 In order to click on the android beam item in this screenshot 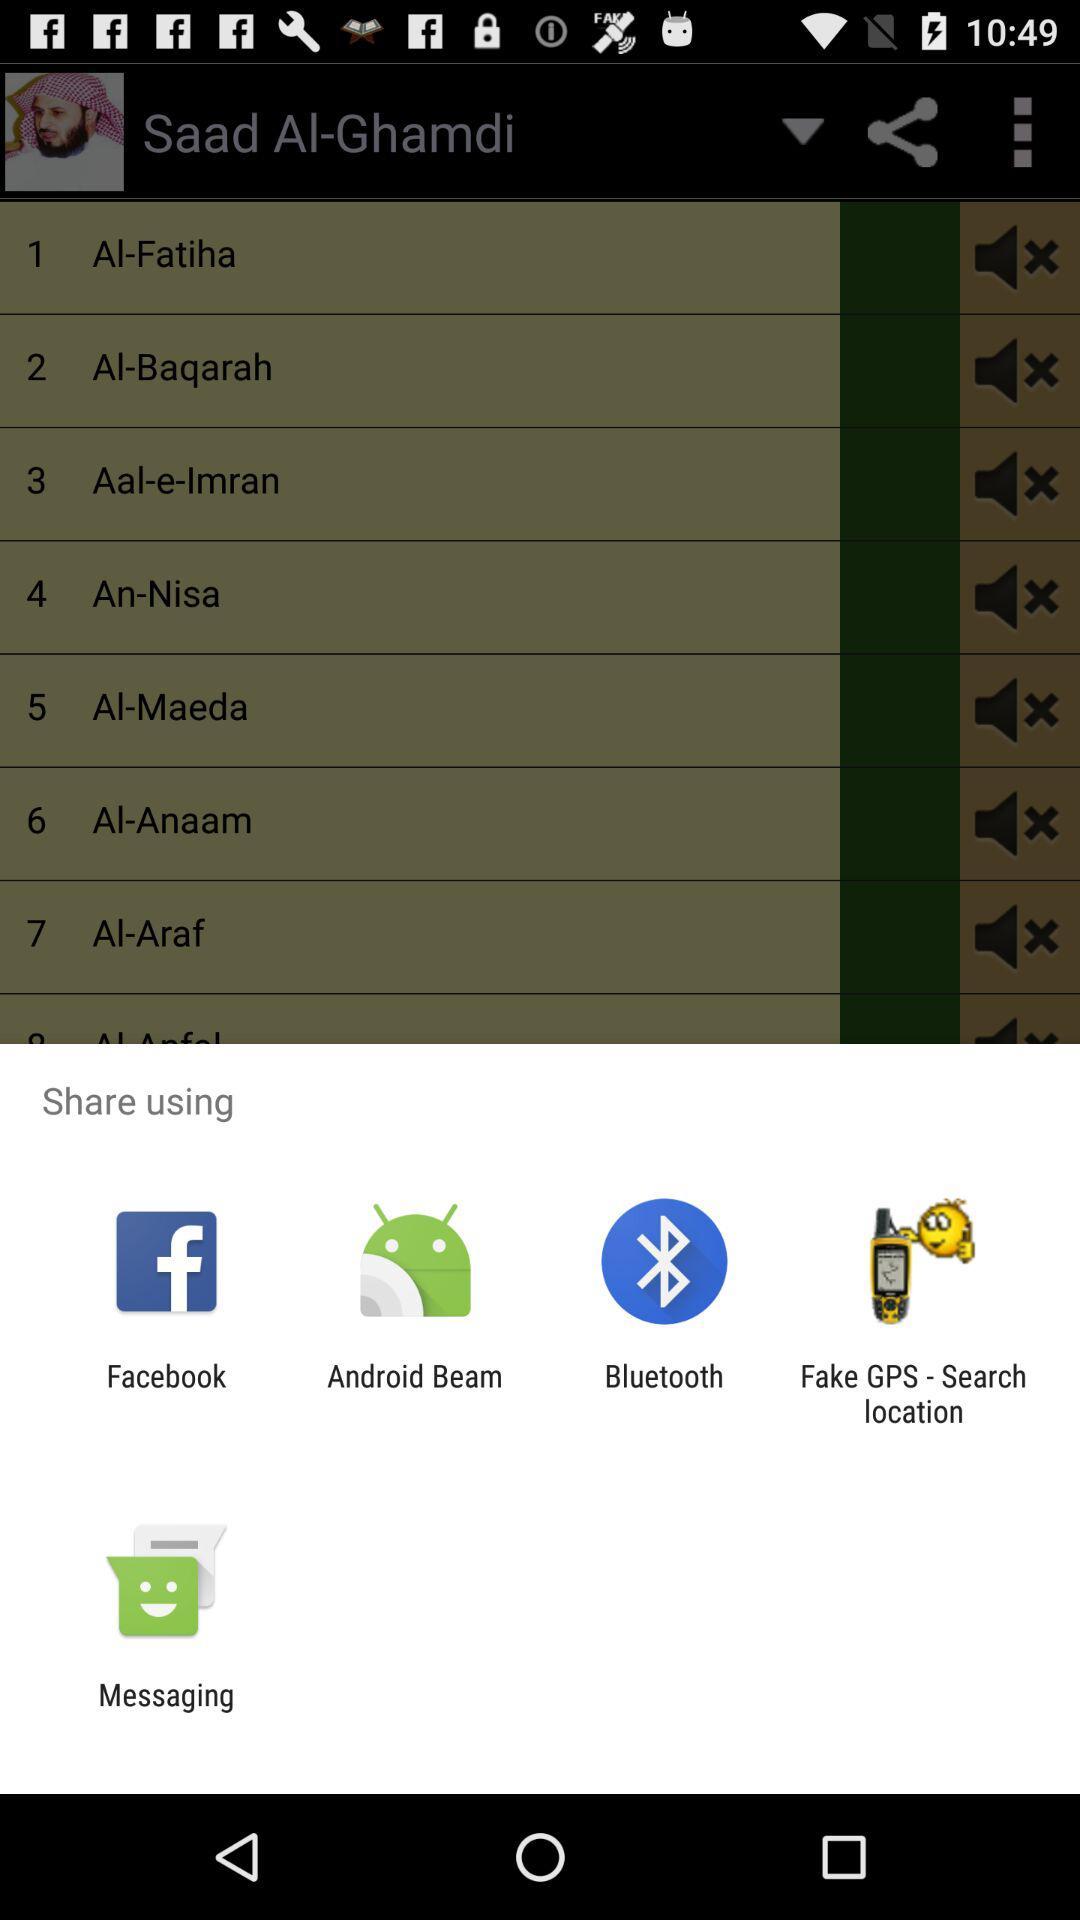, I will do `click(414, 1392)`.